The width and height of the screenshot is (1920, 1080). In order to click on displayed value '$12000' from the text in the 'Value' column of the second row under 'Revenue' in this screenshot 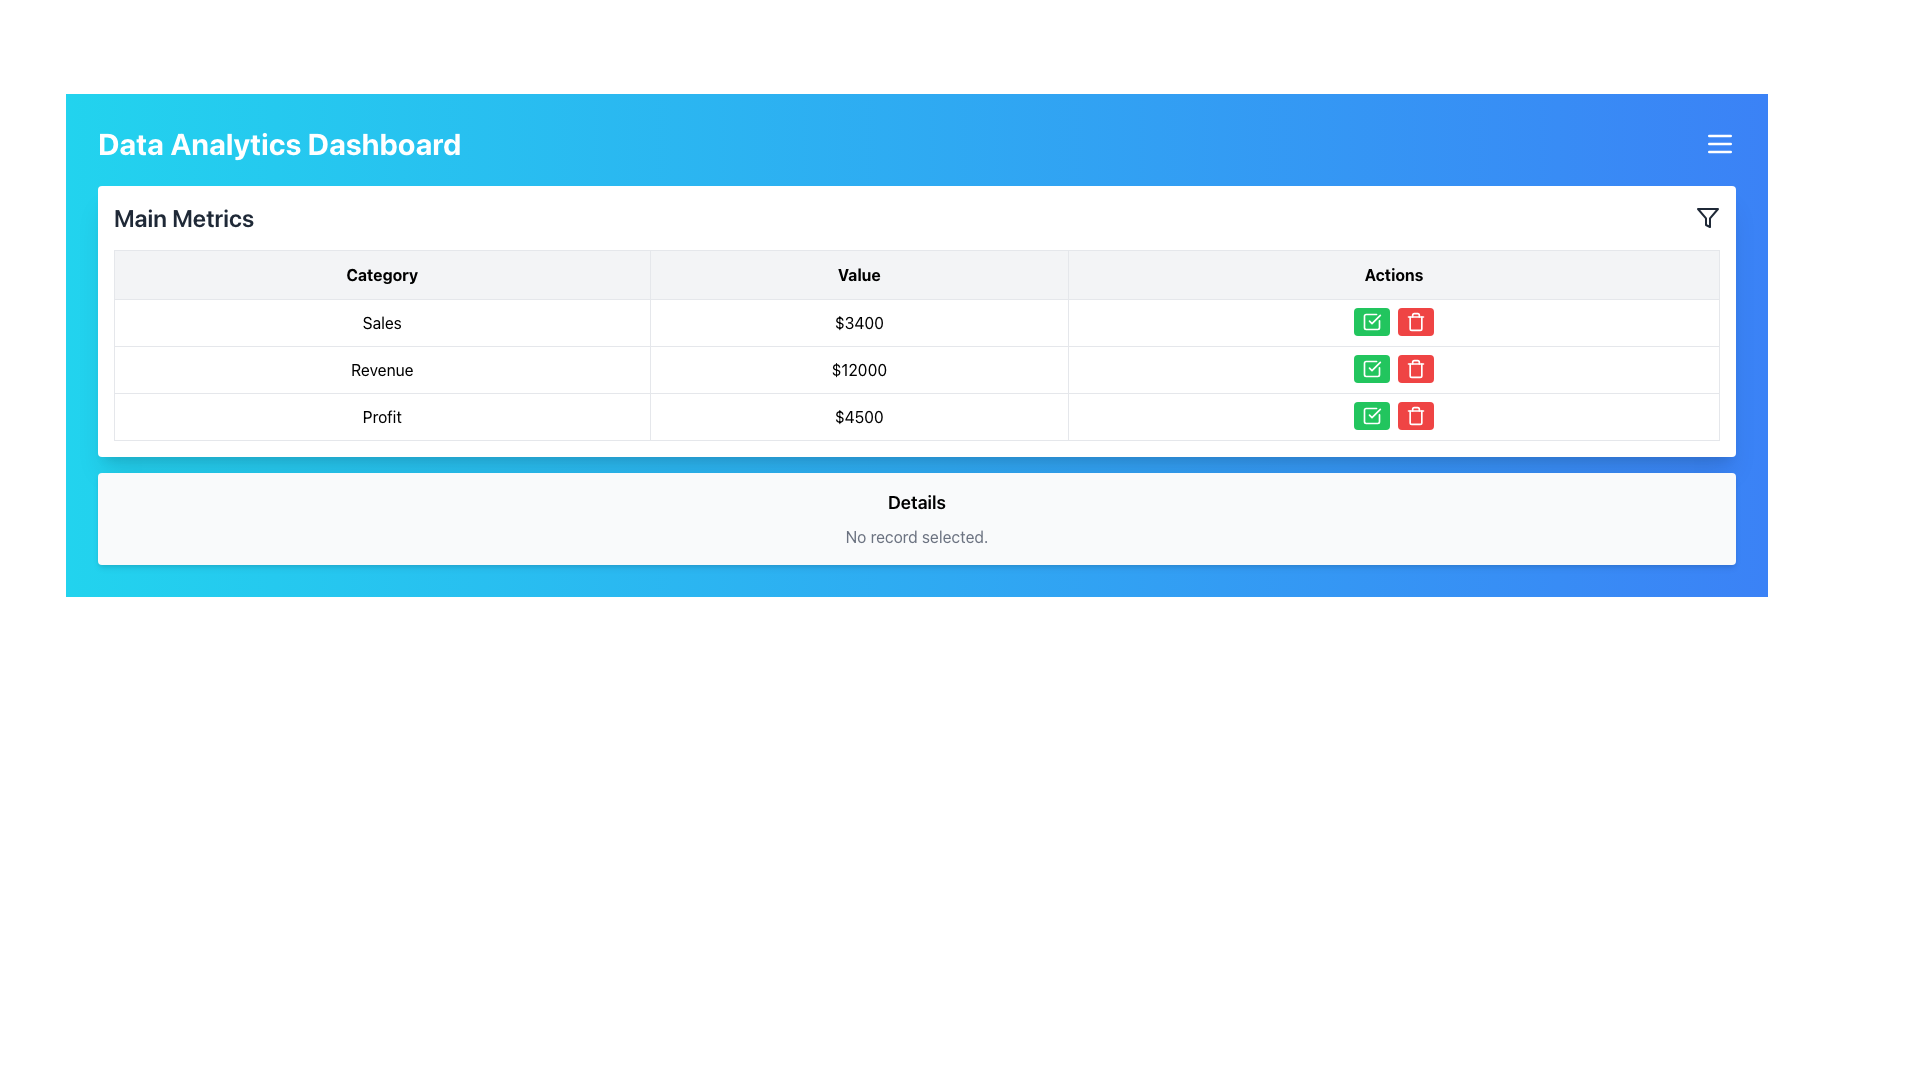, I will do `click(859, 370)`.